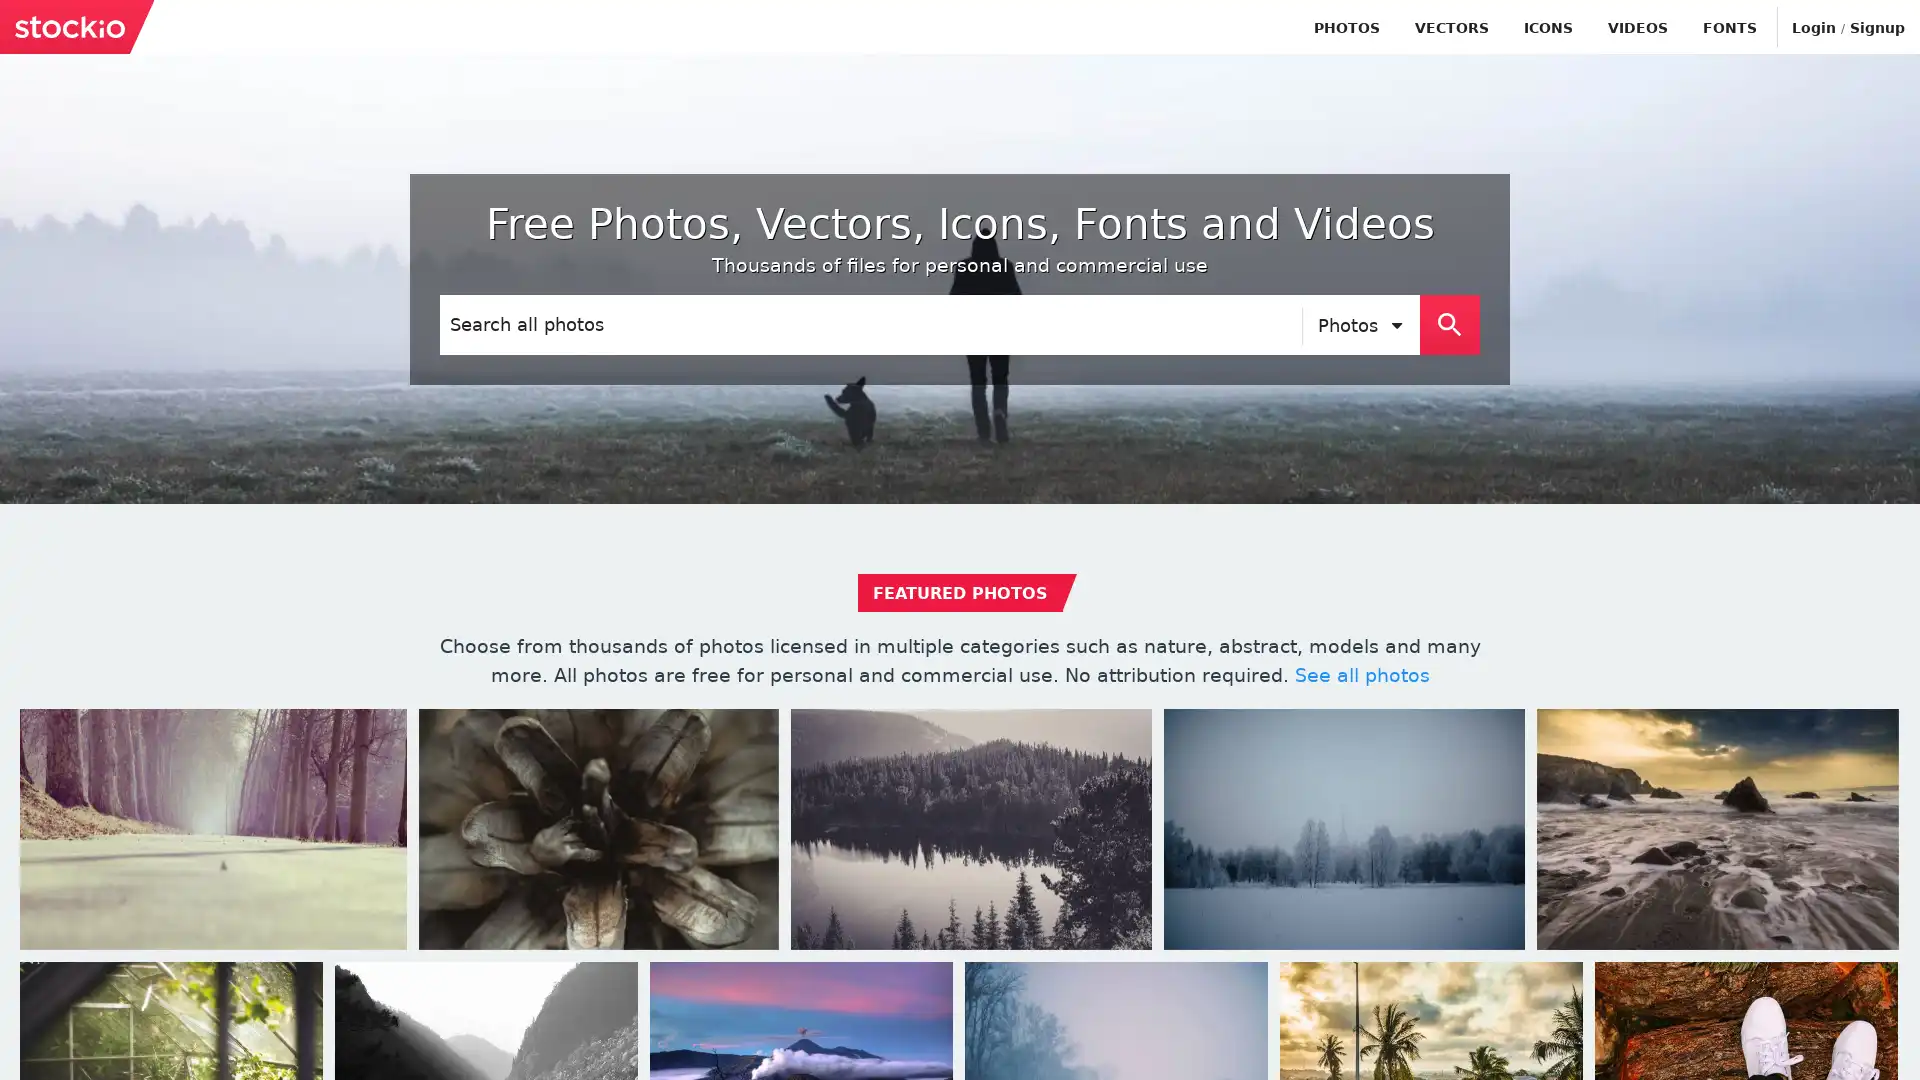  I want to click on SEARCH, so click(1449, 323).